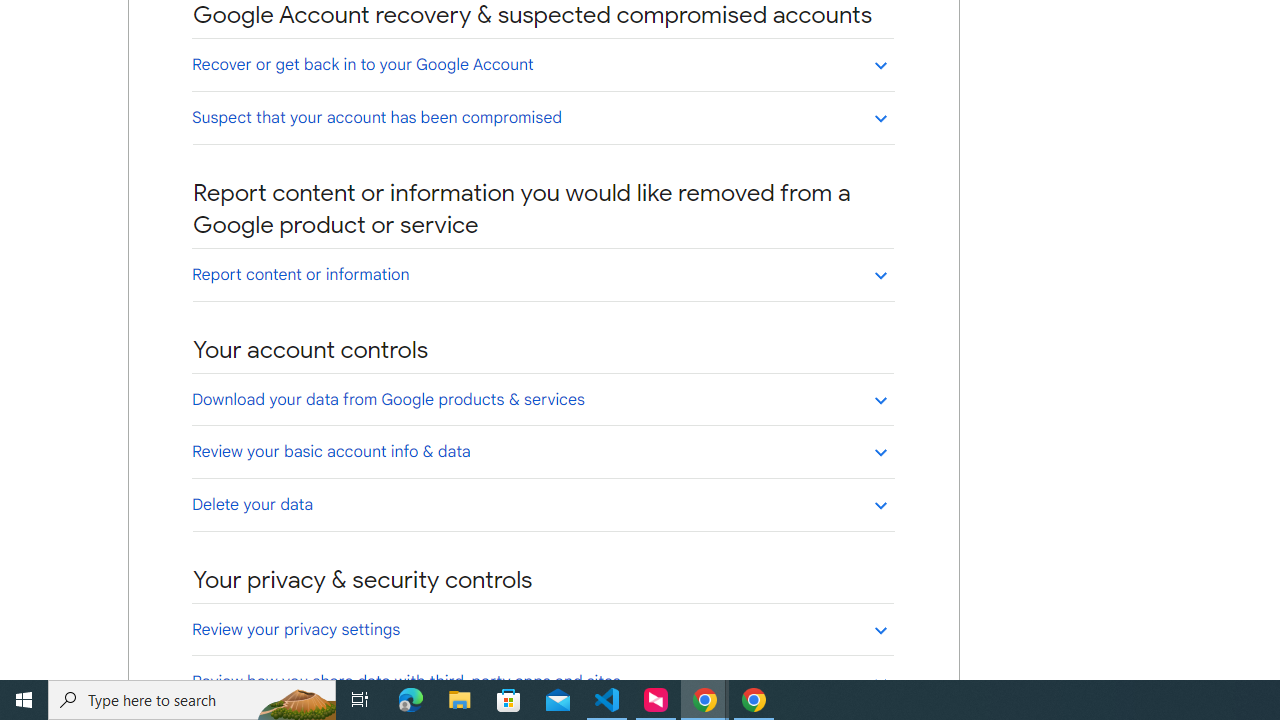  I want to click on 'Review how you share data with third-party apps and sites', so click(542, 680).